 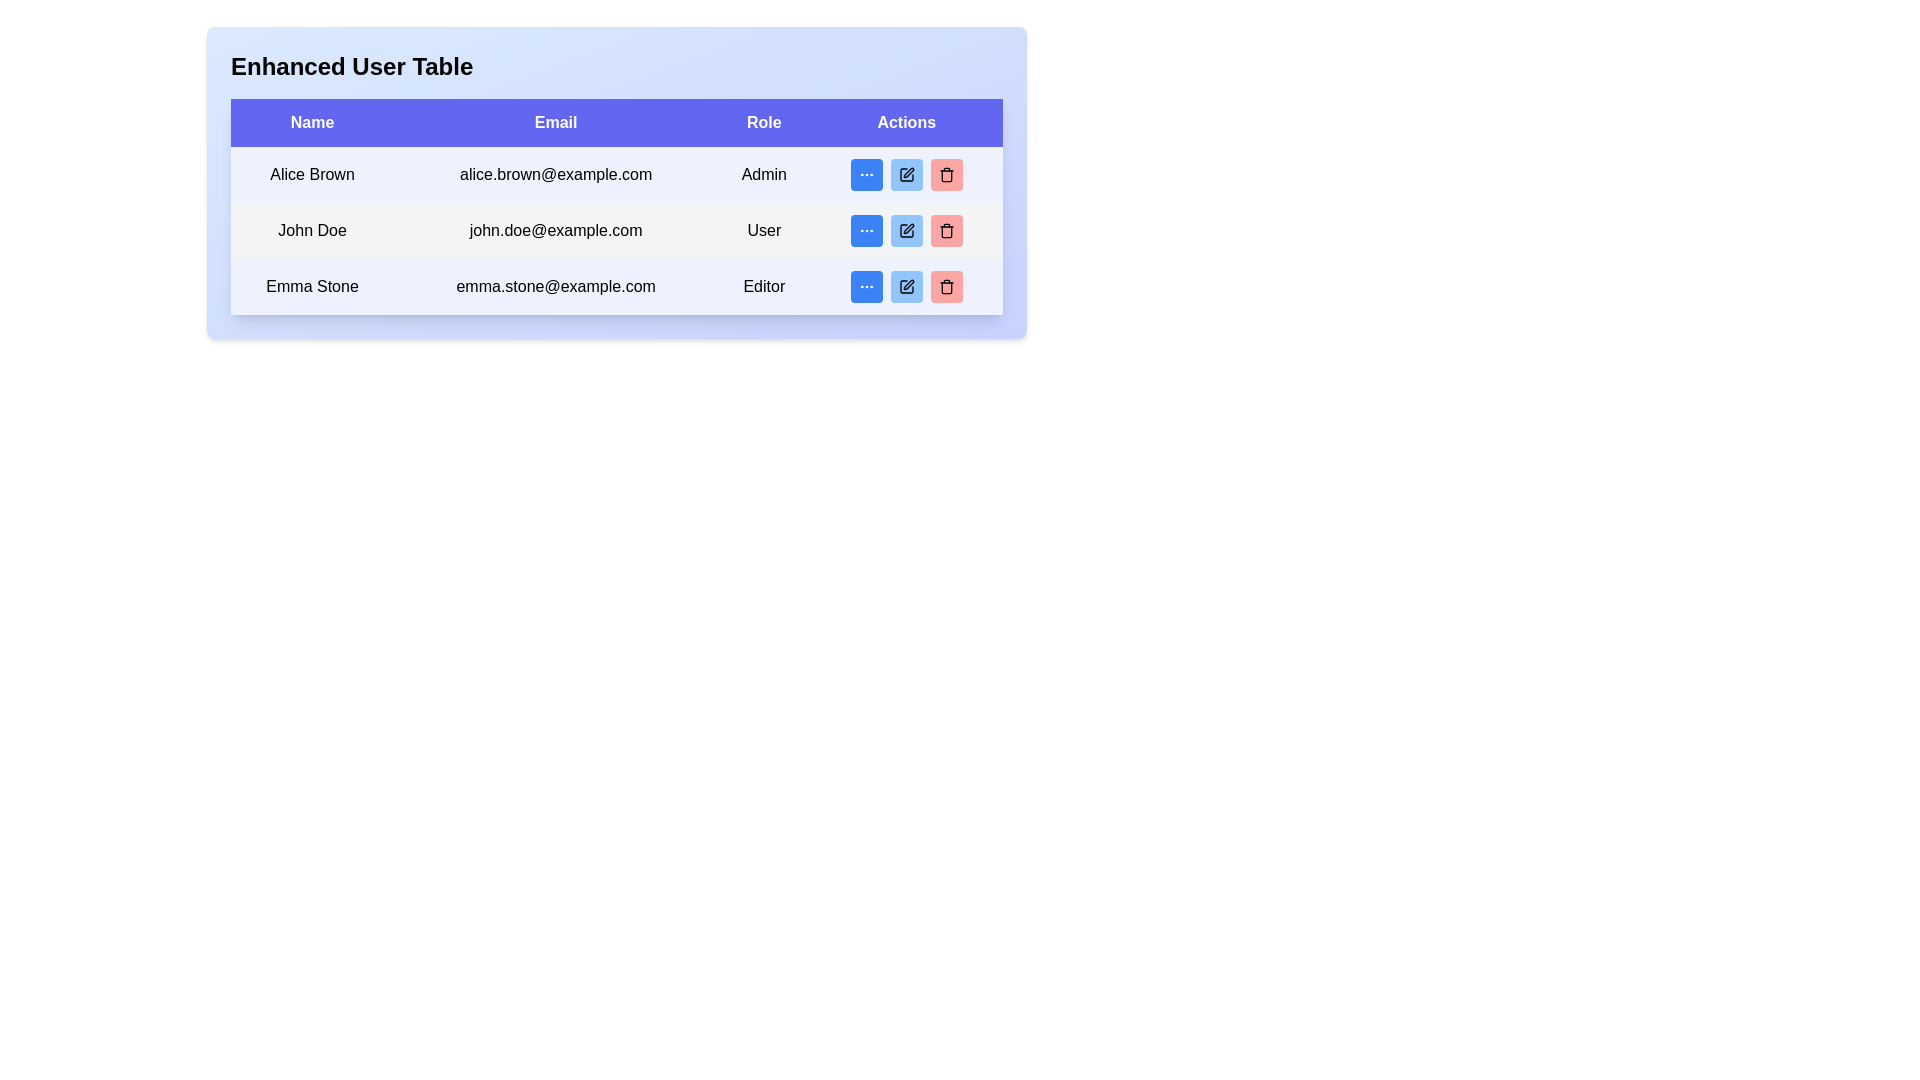 What do you see at coordinates (763, 286) in the screenshot?
I see `the text label indicating the role of 'Emma Stone' as 'Editor' in the third row of the table under the 'Role' column` at bounding box center [763, 286].